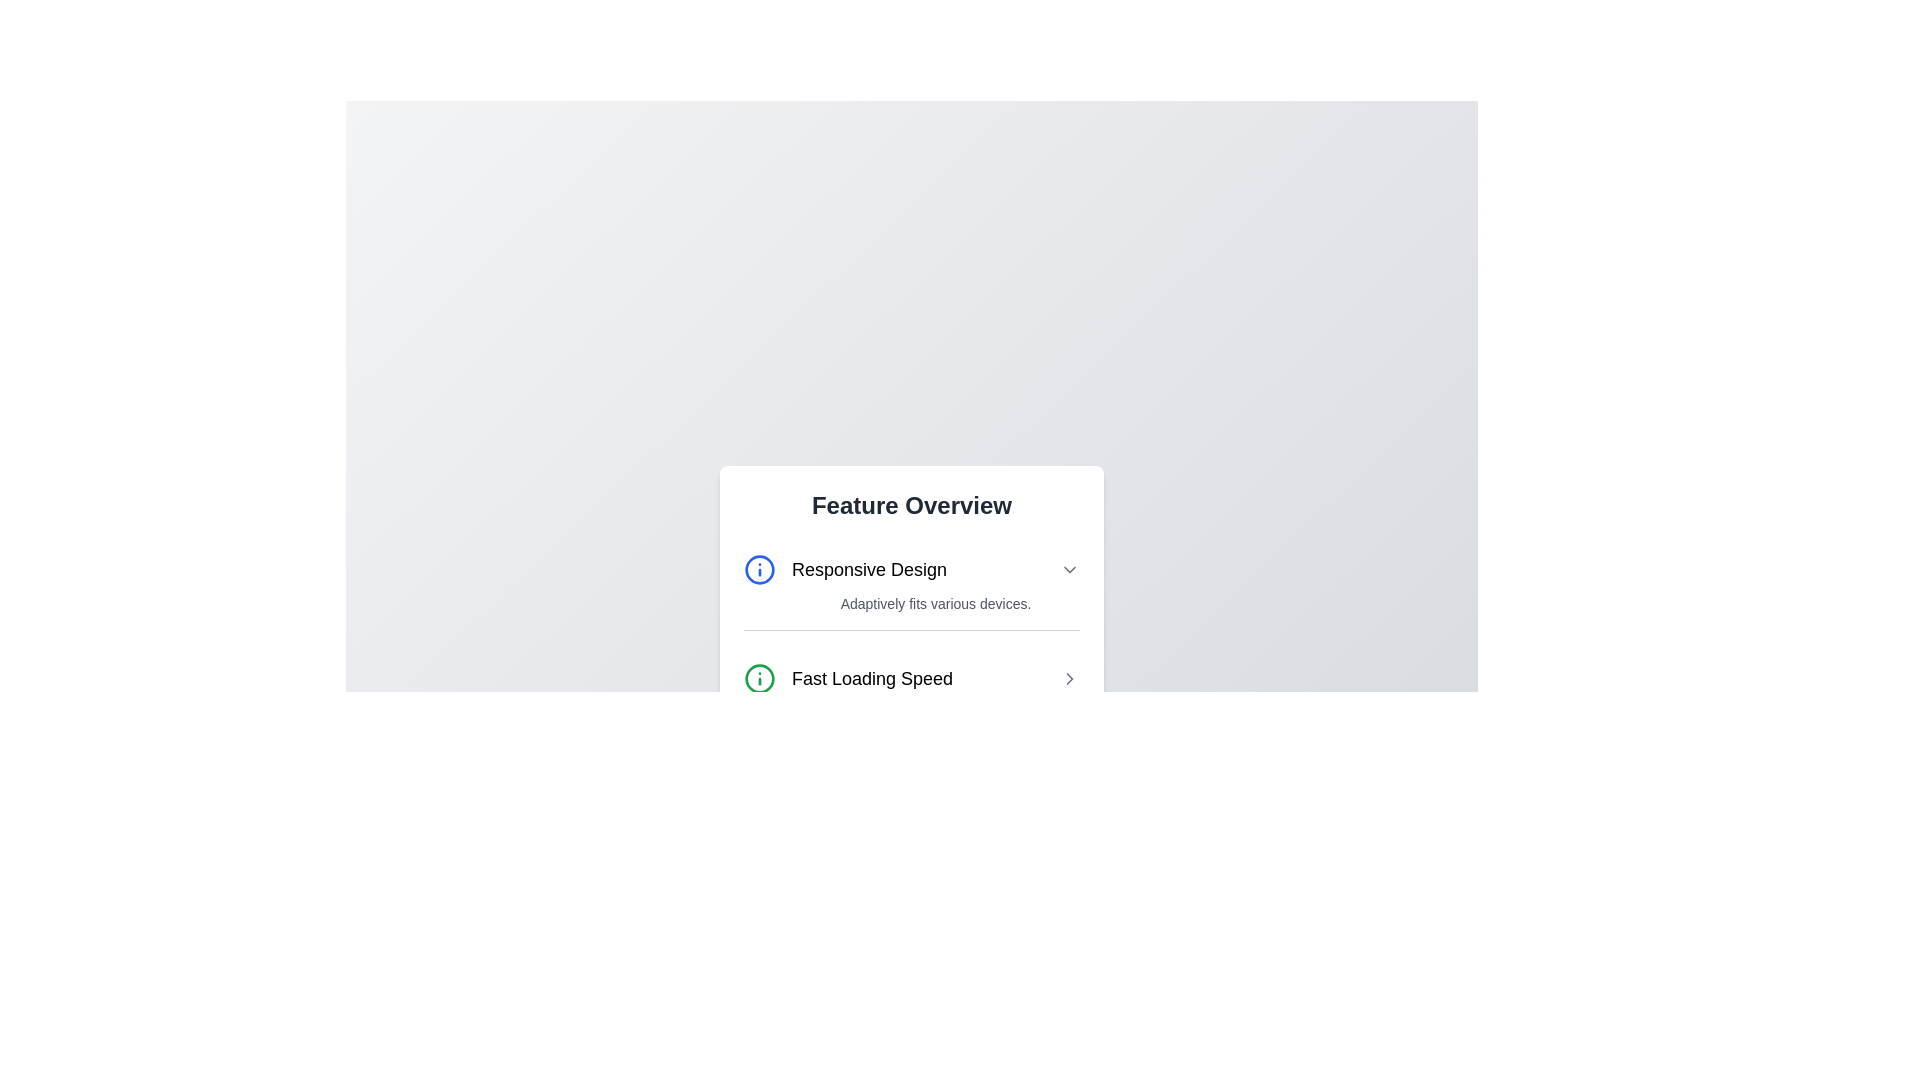  I want to click on the Text label for 'Responsive Design' positioned in the first entry of the 'Feature Overview' card to access related actions, so click(845, 569).